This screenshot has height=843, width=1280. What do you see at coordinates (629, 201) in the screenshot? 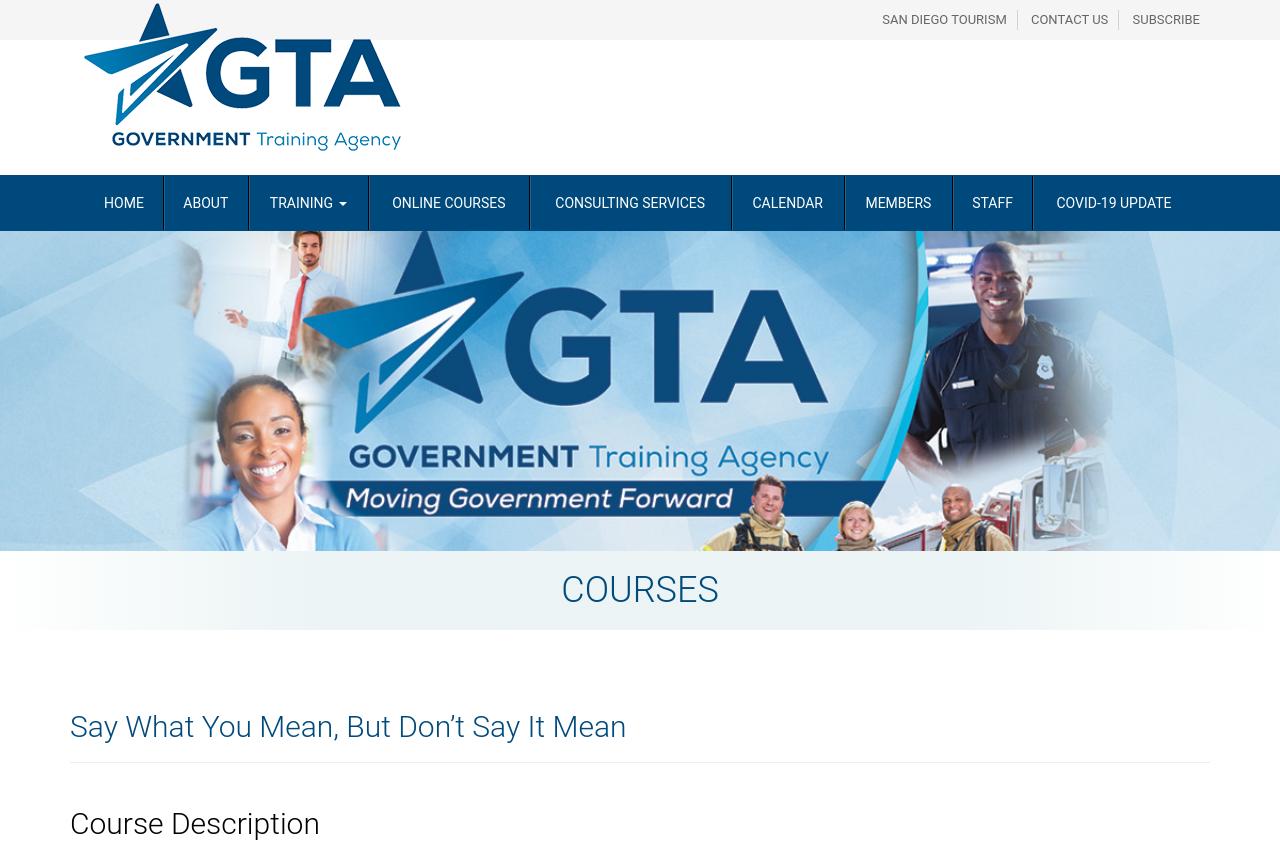
I see `'Consulting Services'` at bounding box center [629, 201].